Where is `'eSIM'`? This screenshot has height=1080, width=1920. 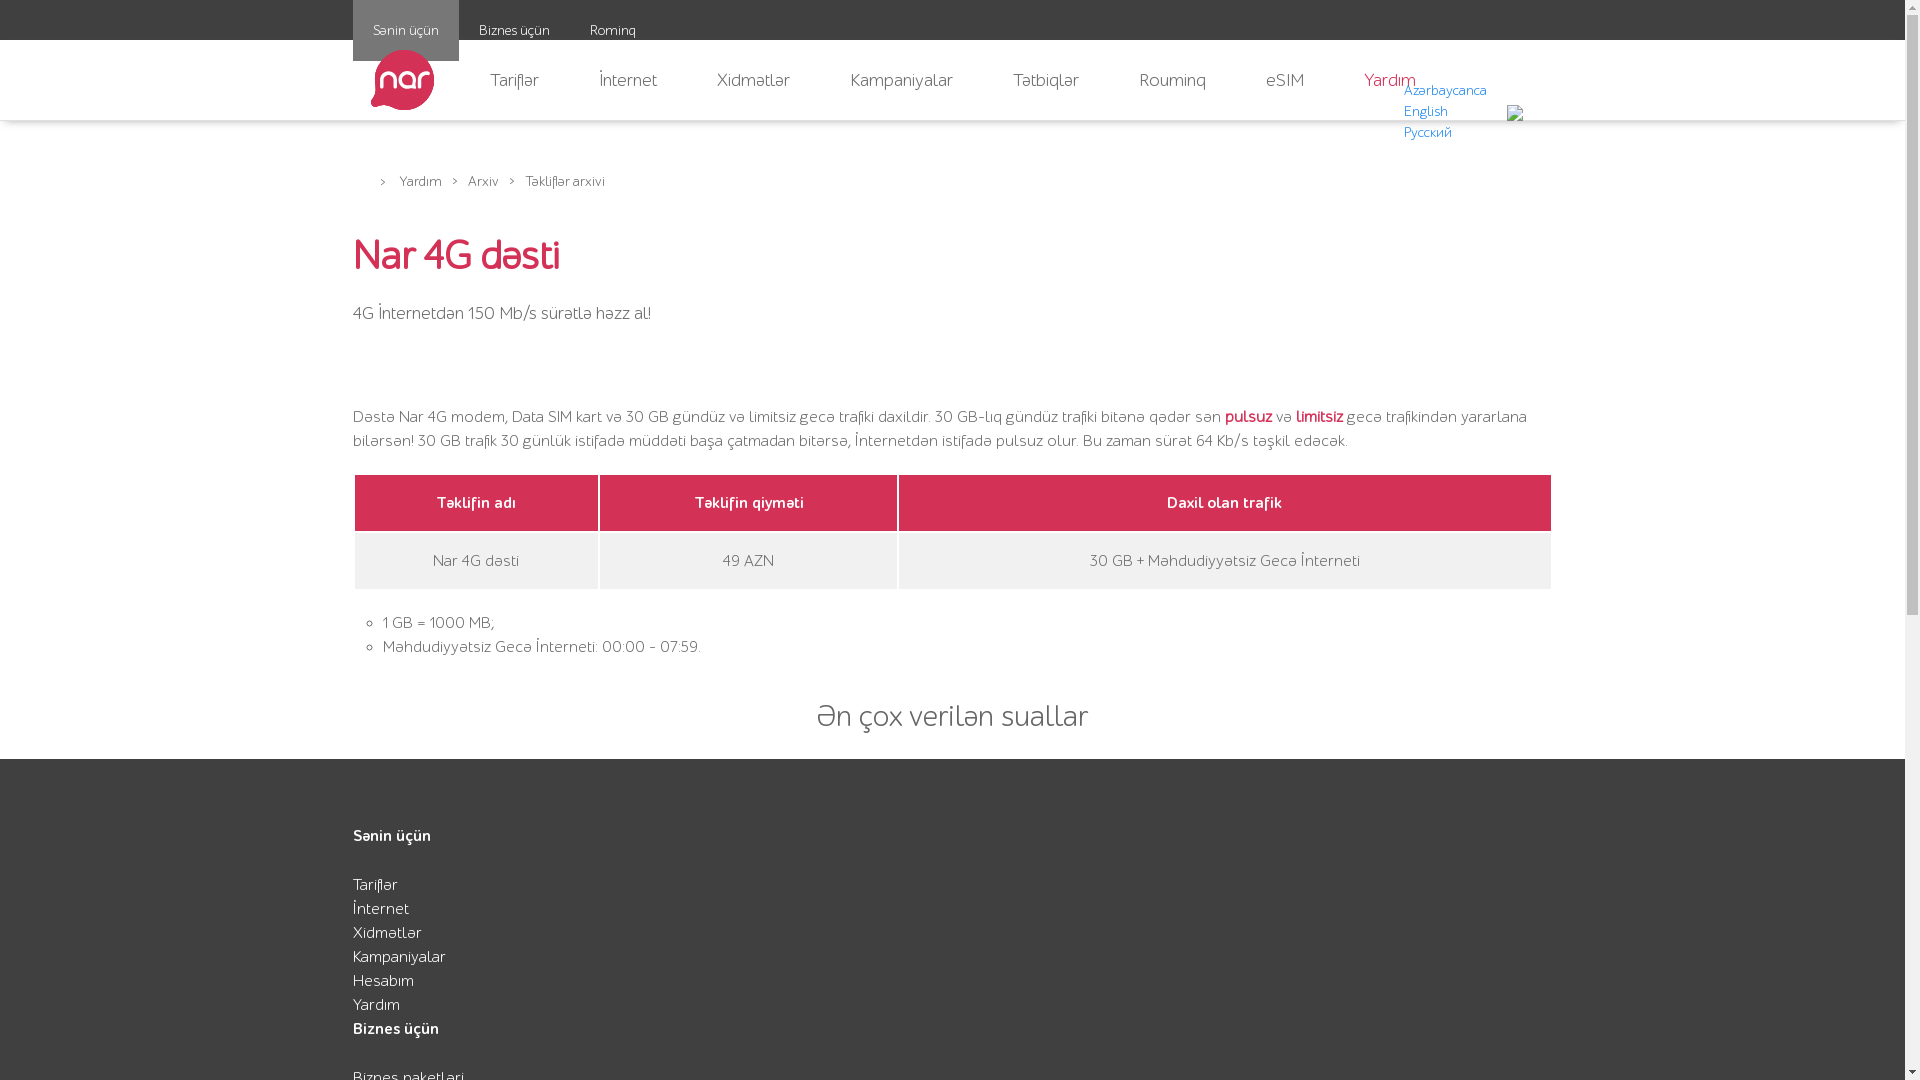
'eSIM' is located at coordinates (1285, 79).